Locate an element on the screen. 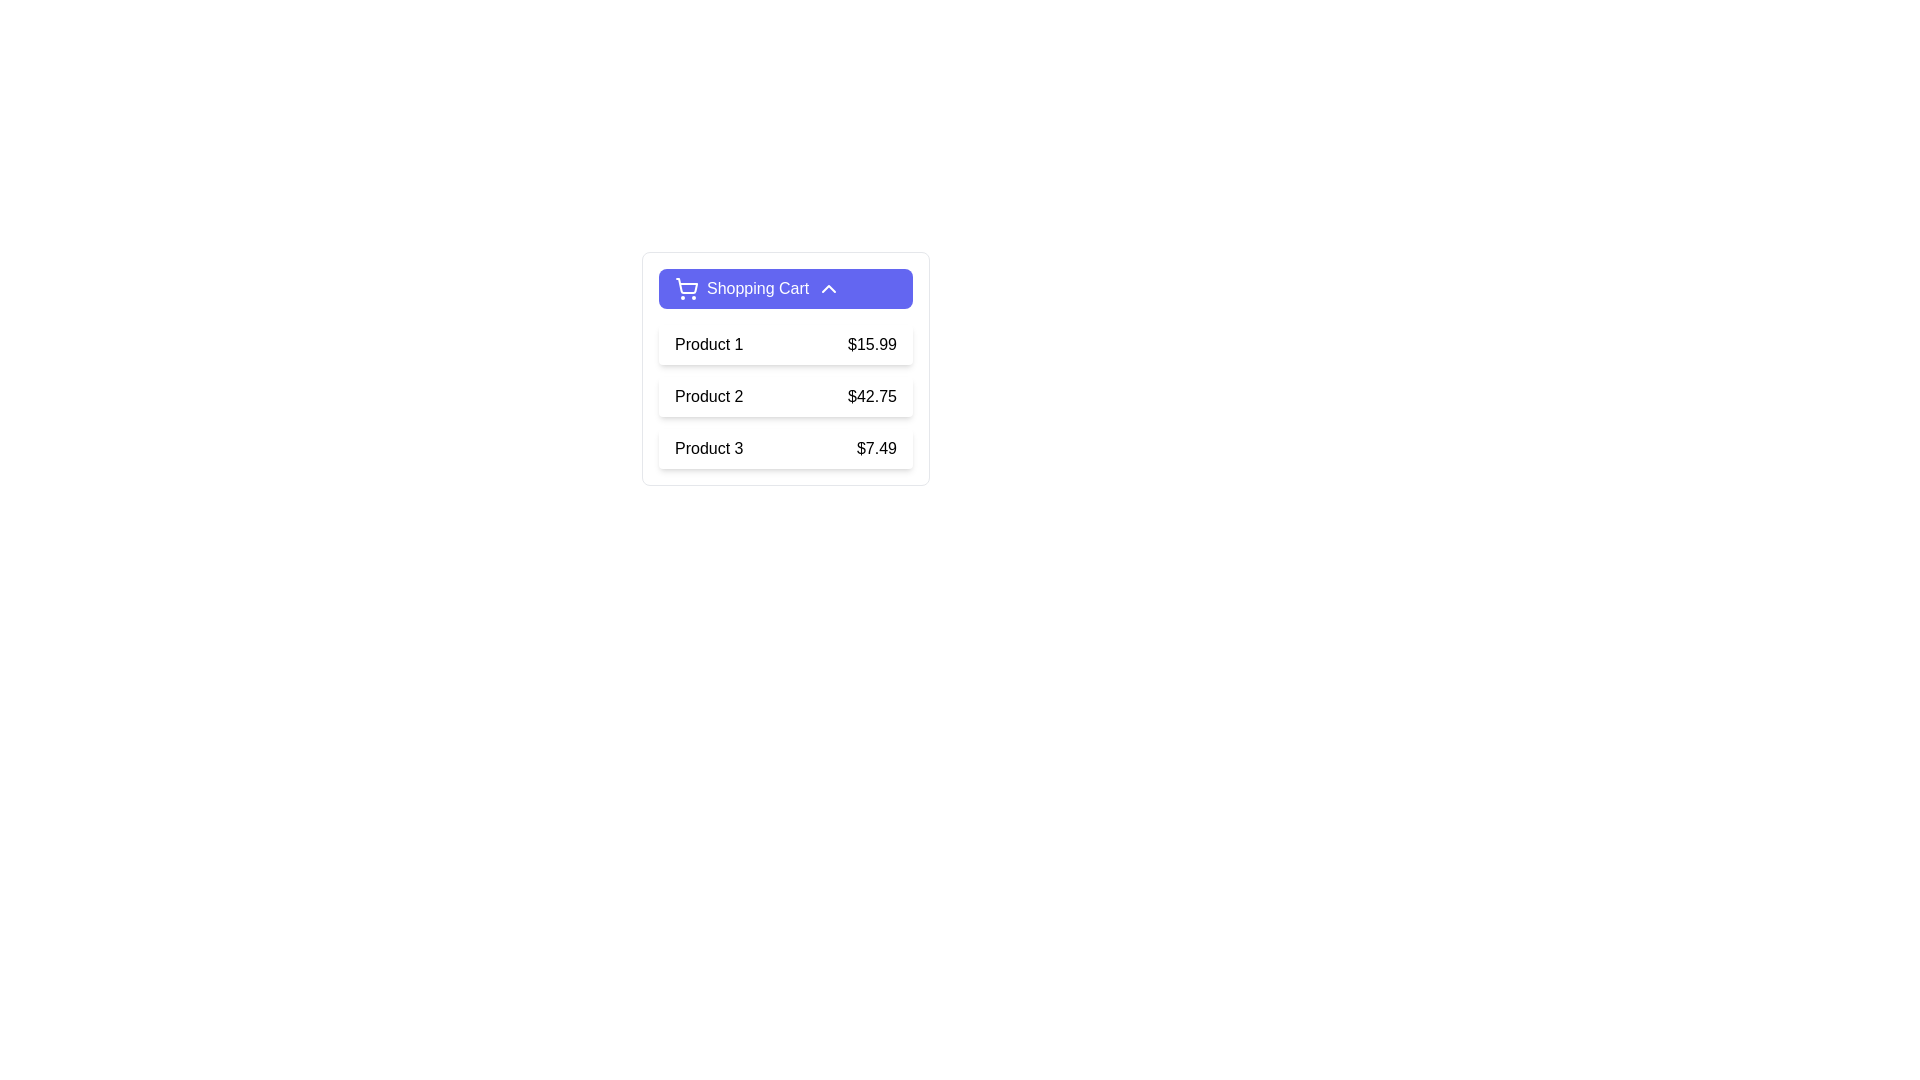 The width and height of the screenshot is (1920, 1080). displayed price of 'Product 2' from the text display located to the right of 'Product 2' in the shopping cart interface is located at coordinates (872, 397).